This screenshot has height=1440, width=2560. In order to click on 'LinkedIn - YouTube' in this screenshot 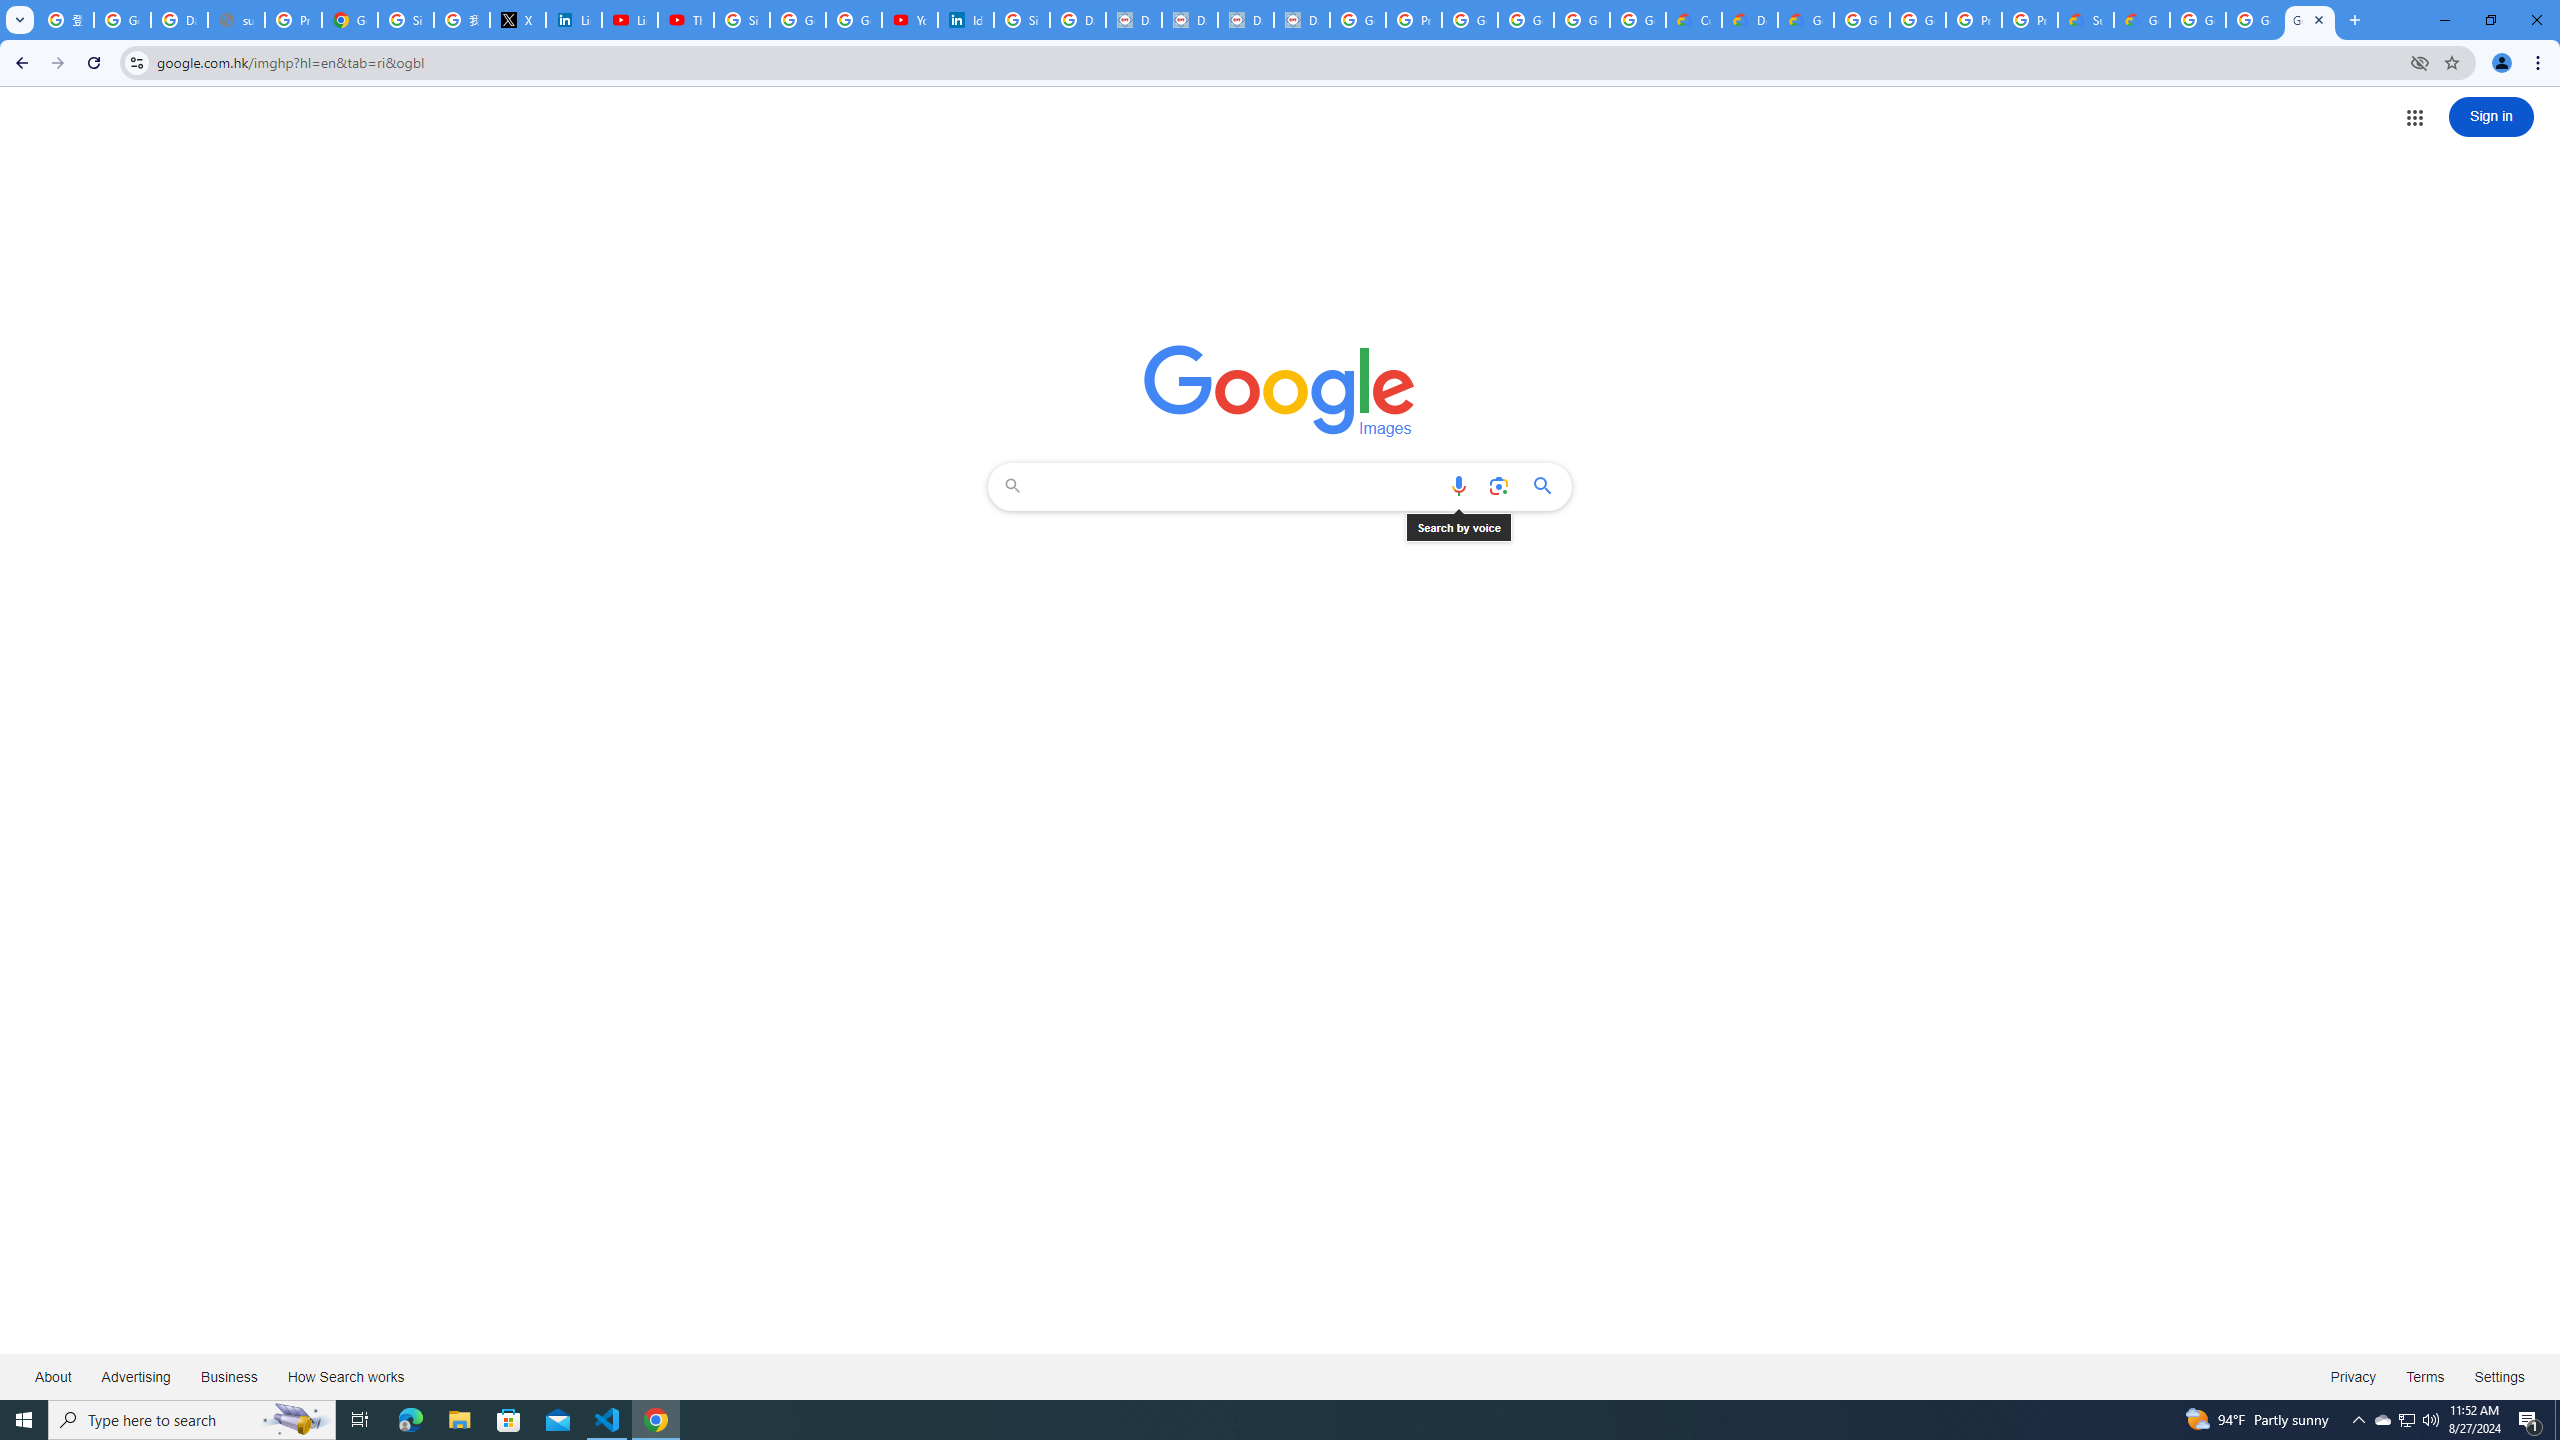, I will do `click(631, 19)`.